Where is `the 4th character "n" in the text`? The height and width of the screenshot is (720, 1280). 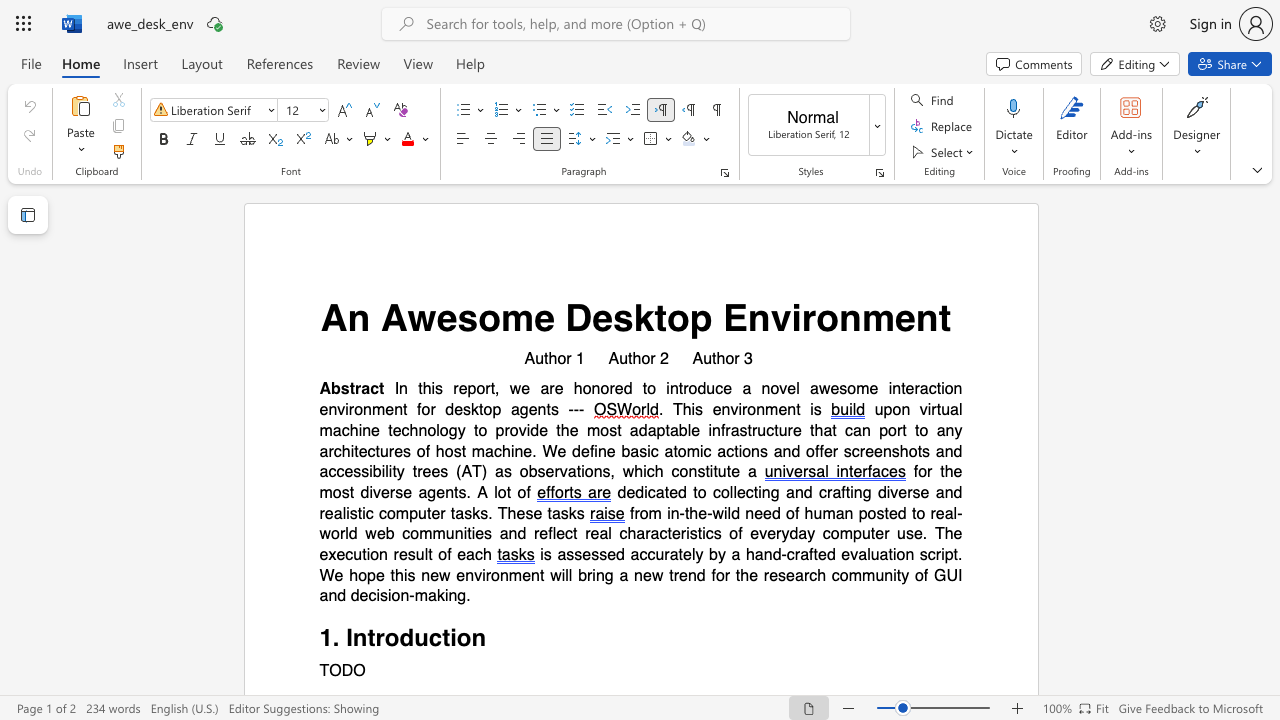 the 4th character "n" in the text is located at coordinates (458, 533).